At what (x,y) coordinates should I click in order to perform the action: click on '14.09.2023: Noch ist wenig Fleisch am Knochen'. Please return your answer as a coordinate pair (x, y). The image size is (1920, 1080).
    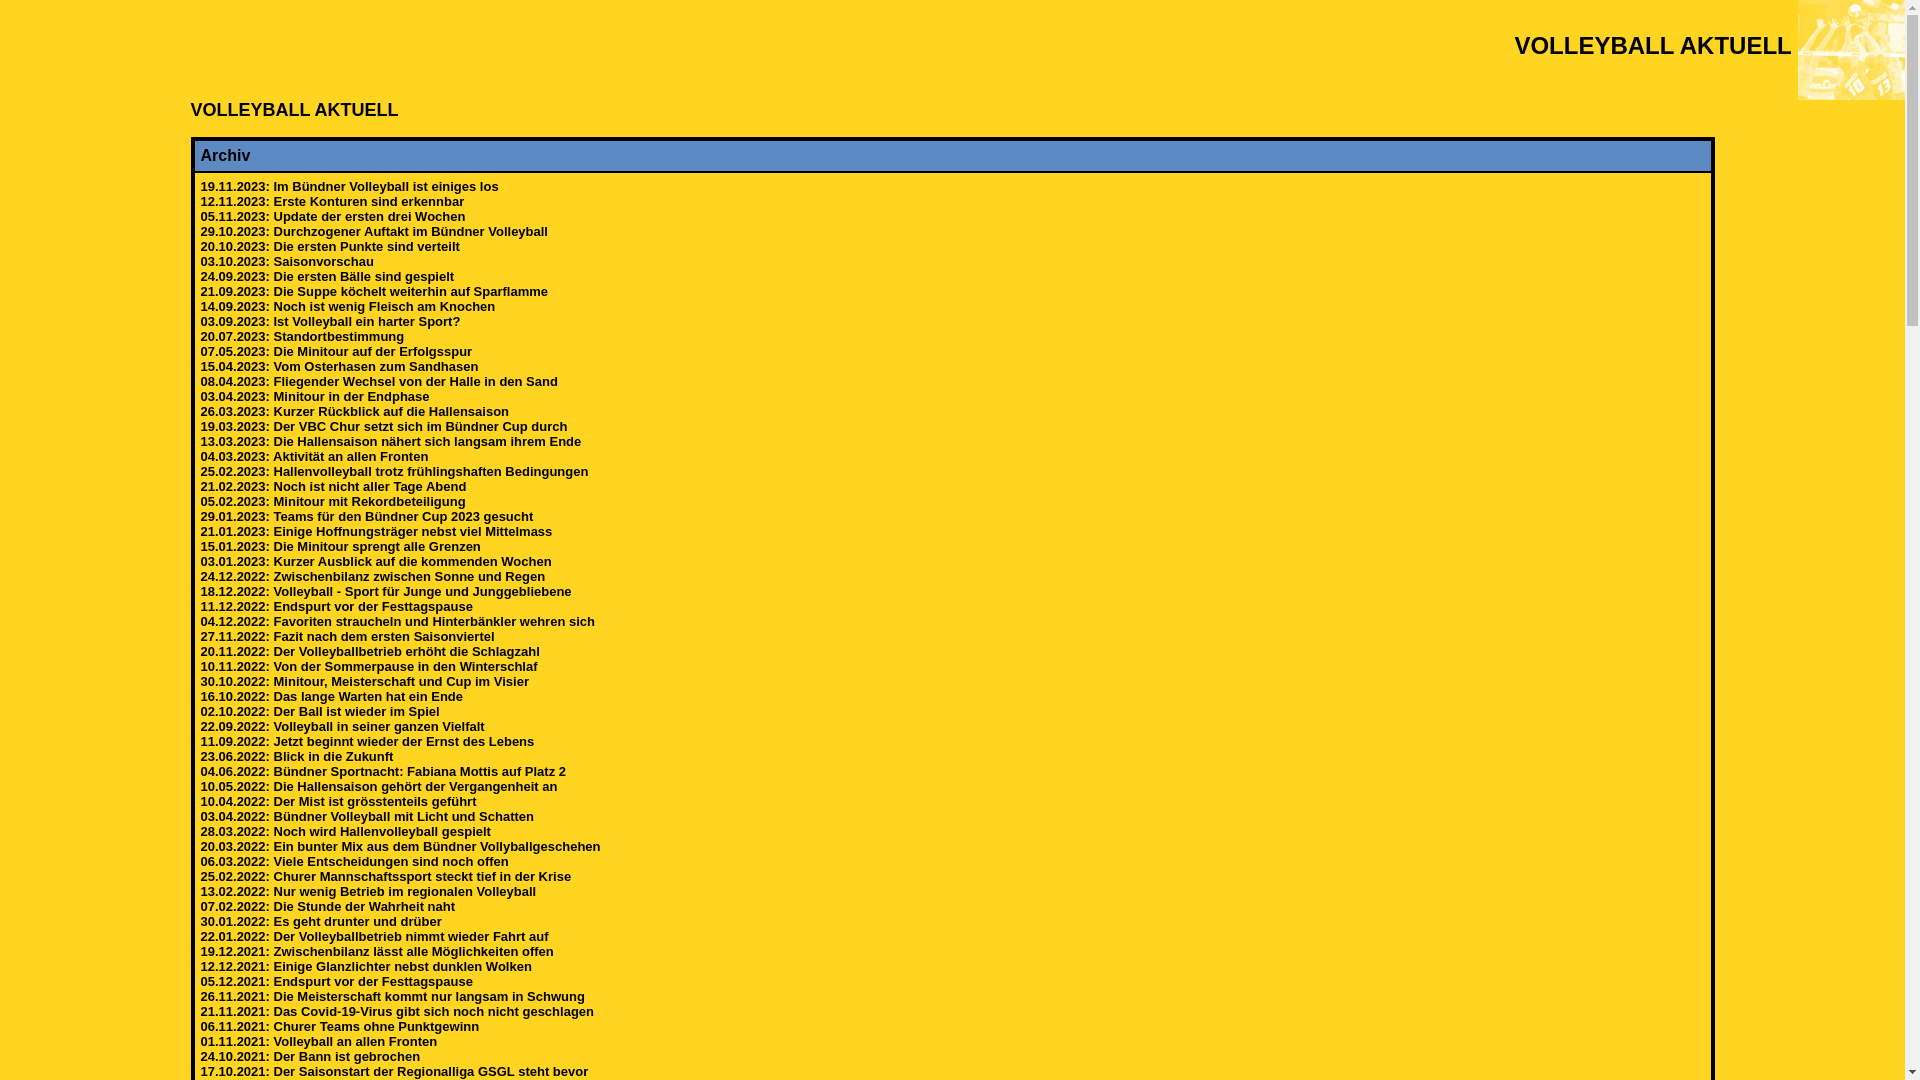
    Looking at the image, I should click on (347, 306).